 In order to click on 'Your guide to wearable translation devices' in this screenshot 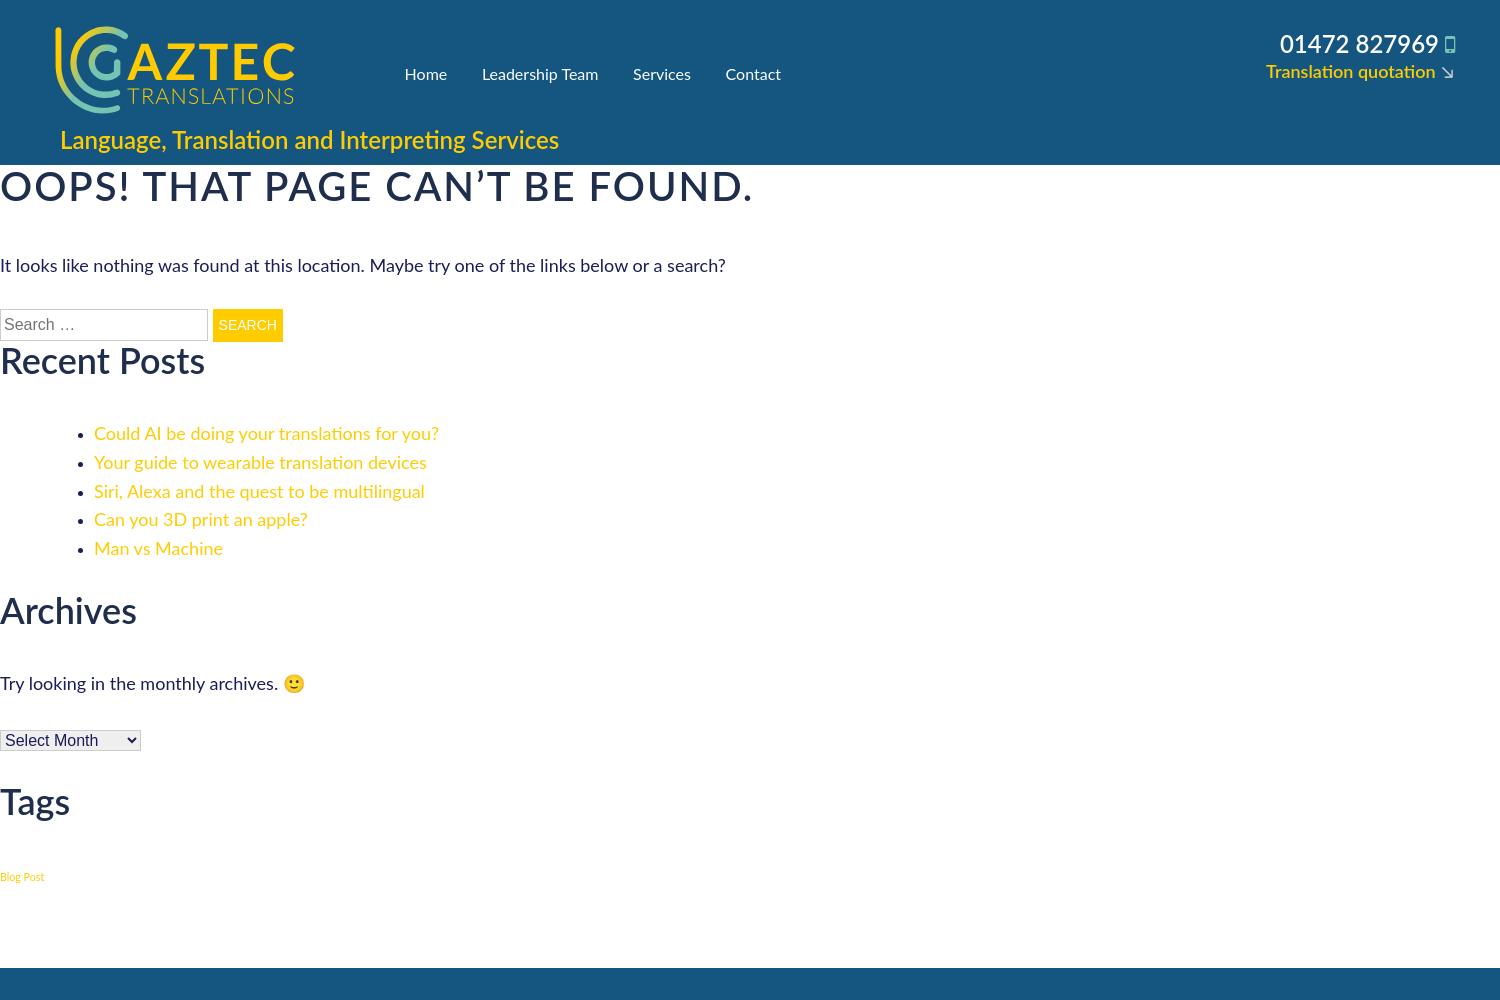, I will do `click(93, 462)`.